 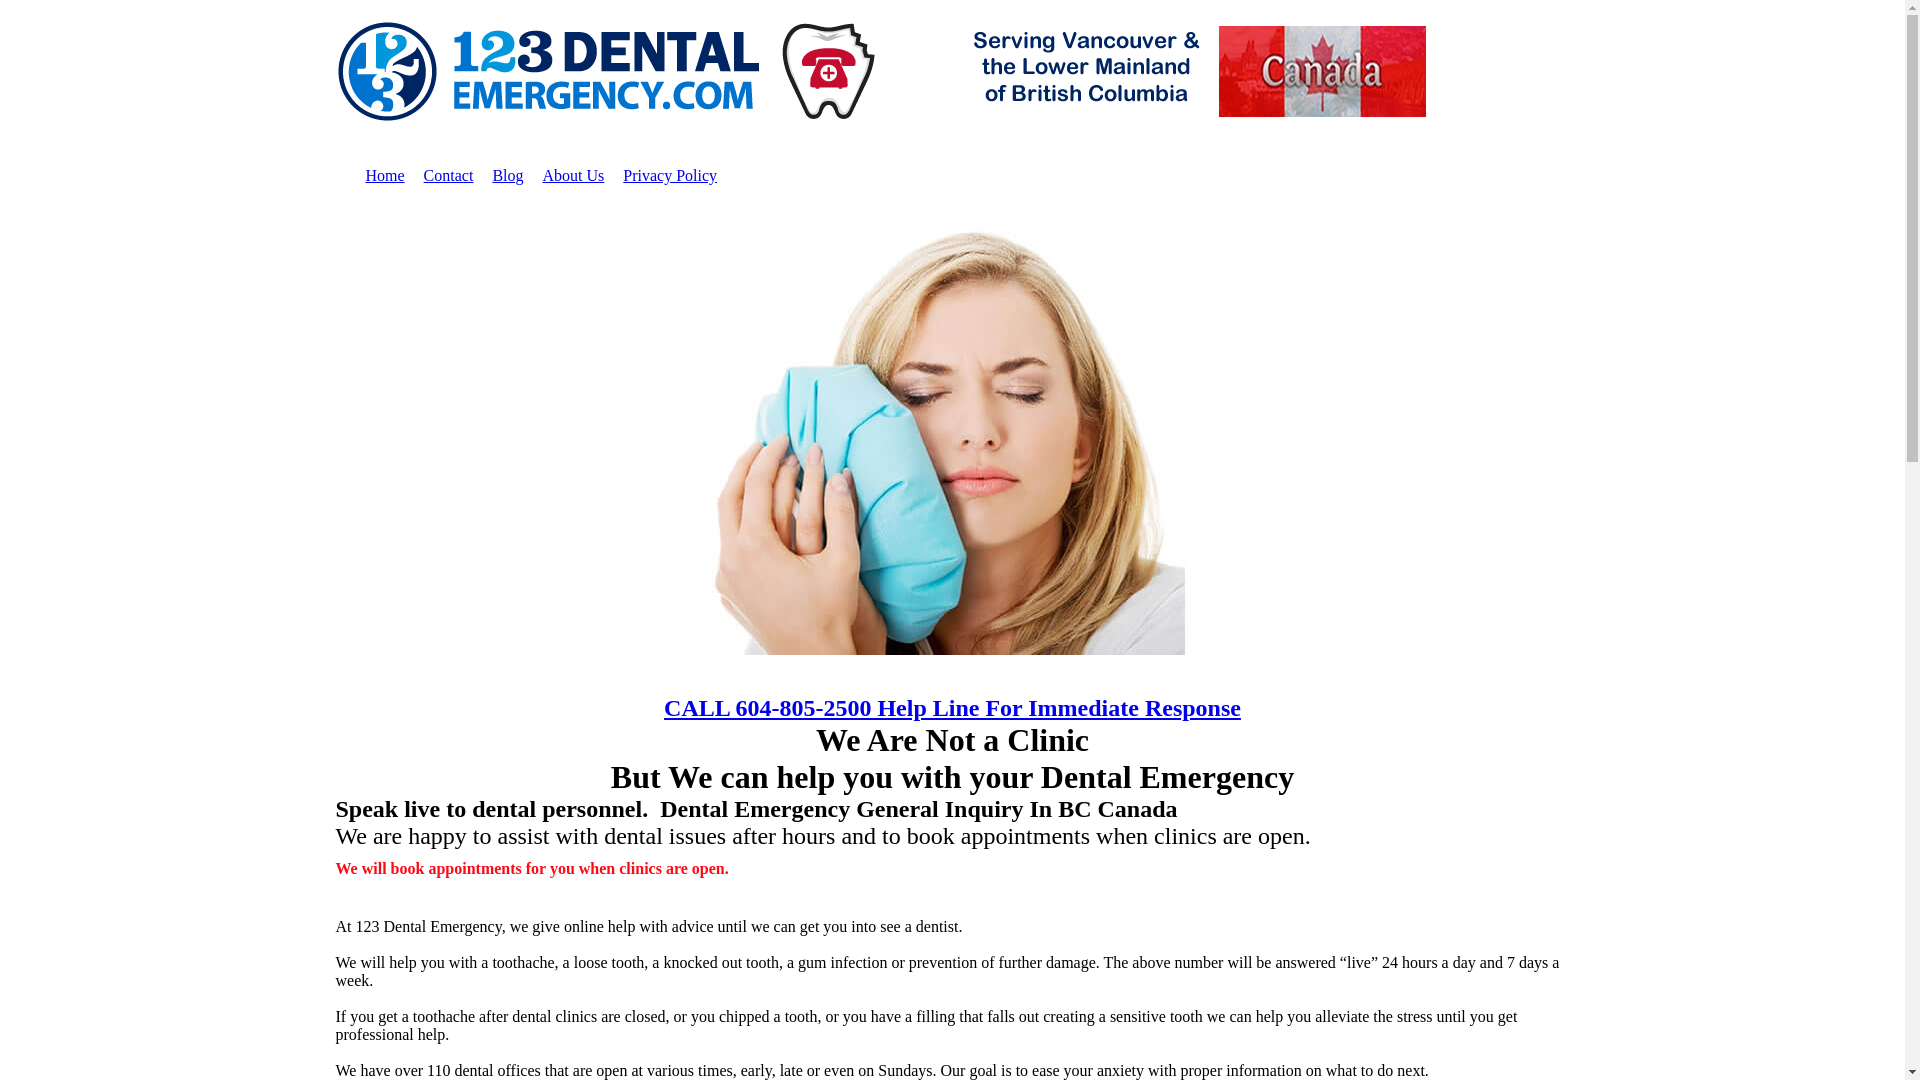 What do you see at coordinates (670, 174) in the screenshot?
I see `'Privacy Policy'` at bounding box center [670, 174].